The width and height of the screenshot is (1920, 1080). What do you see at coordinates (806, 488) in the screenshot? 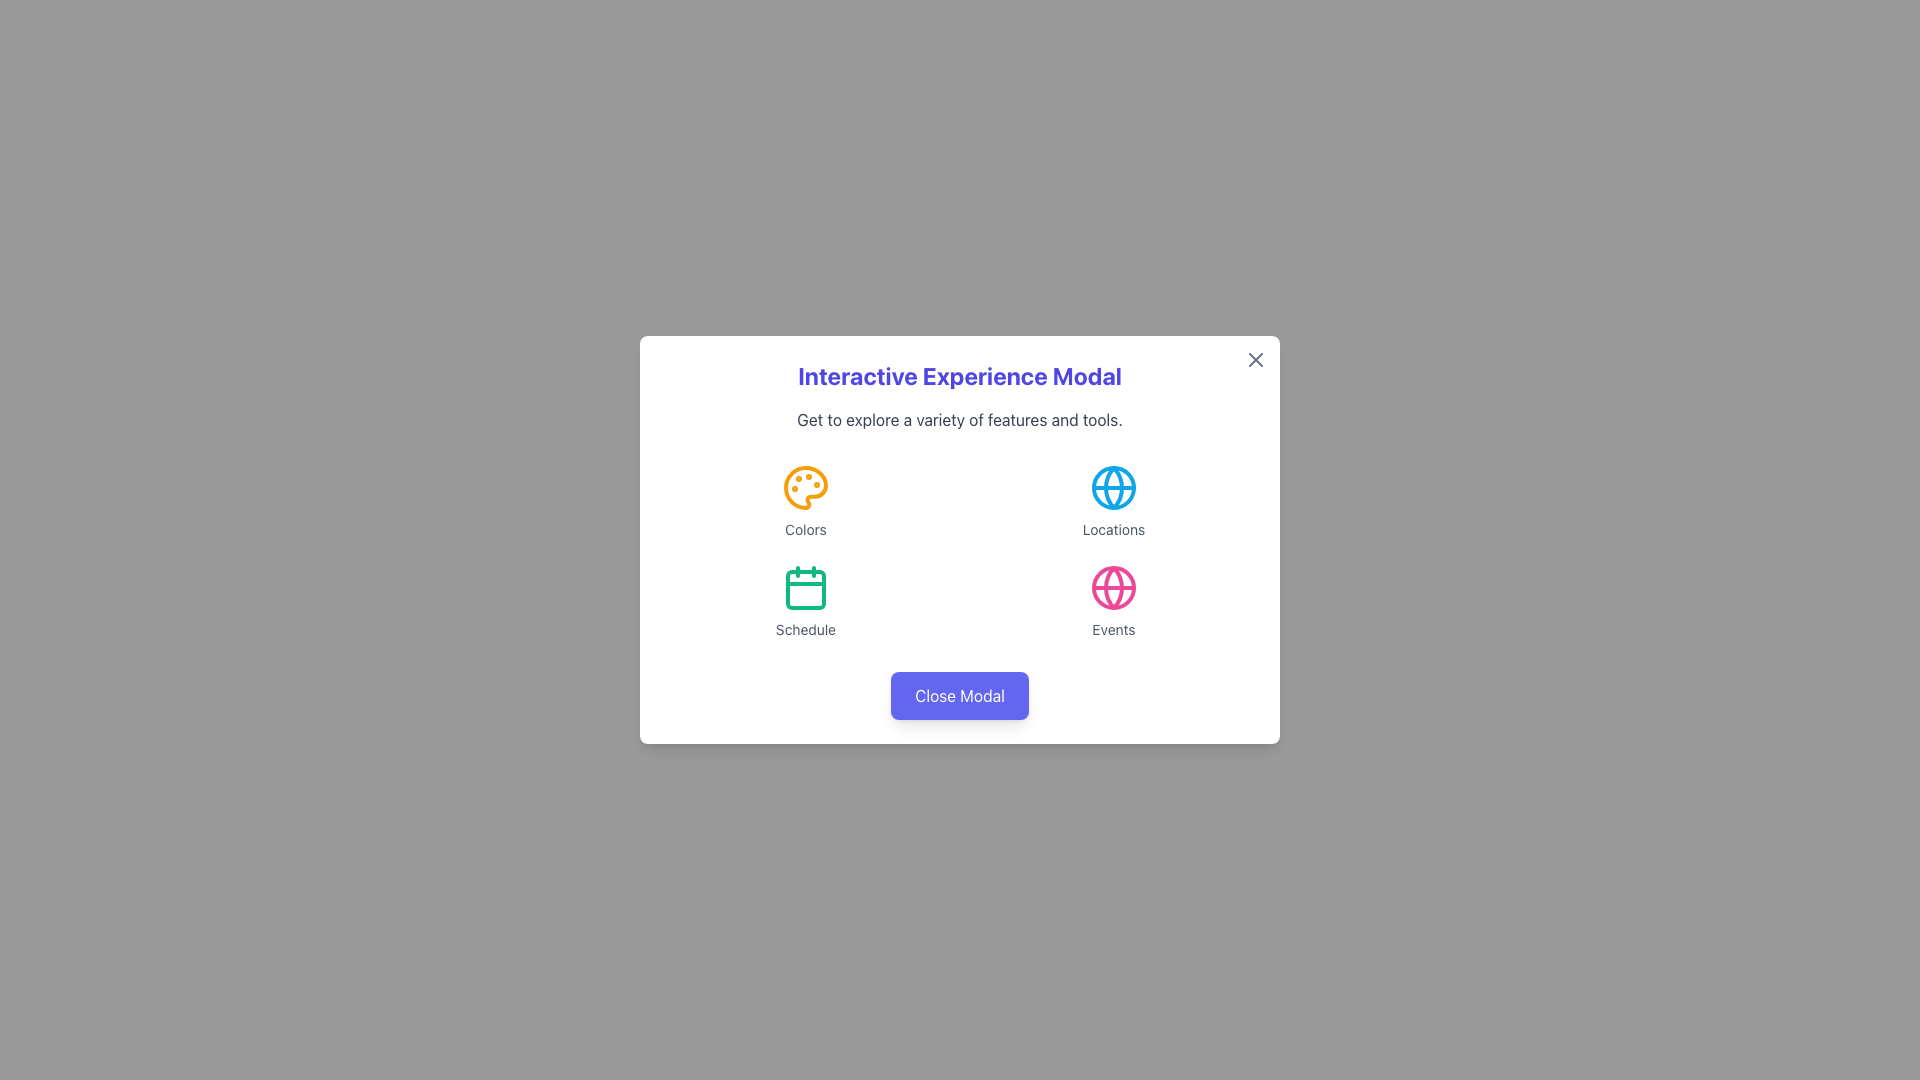
I see `the orange-colored palette-shaped icon located in the upper left quadrant of the modal dialog box, adjacent to the text label 'Colors'` at bounding box center [806, 488].